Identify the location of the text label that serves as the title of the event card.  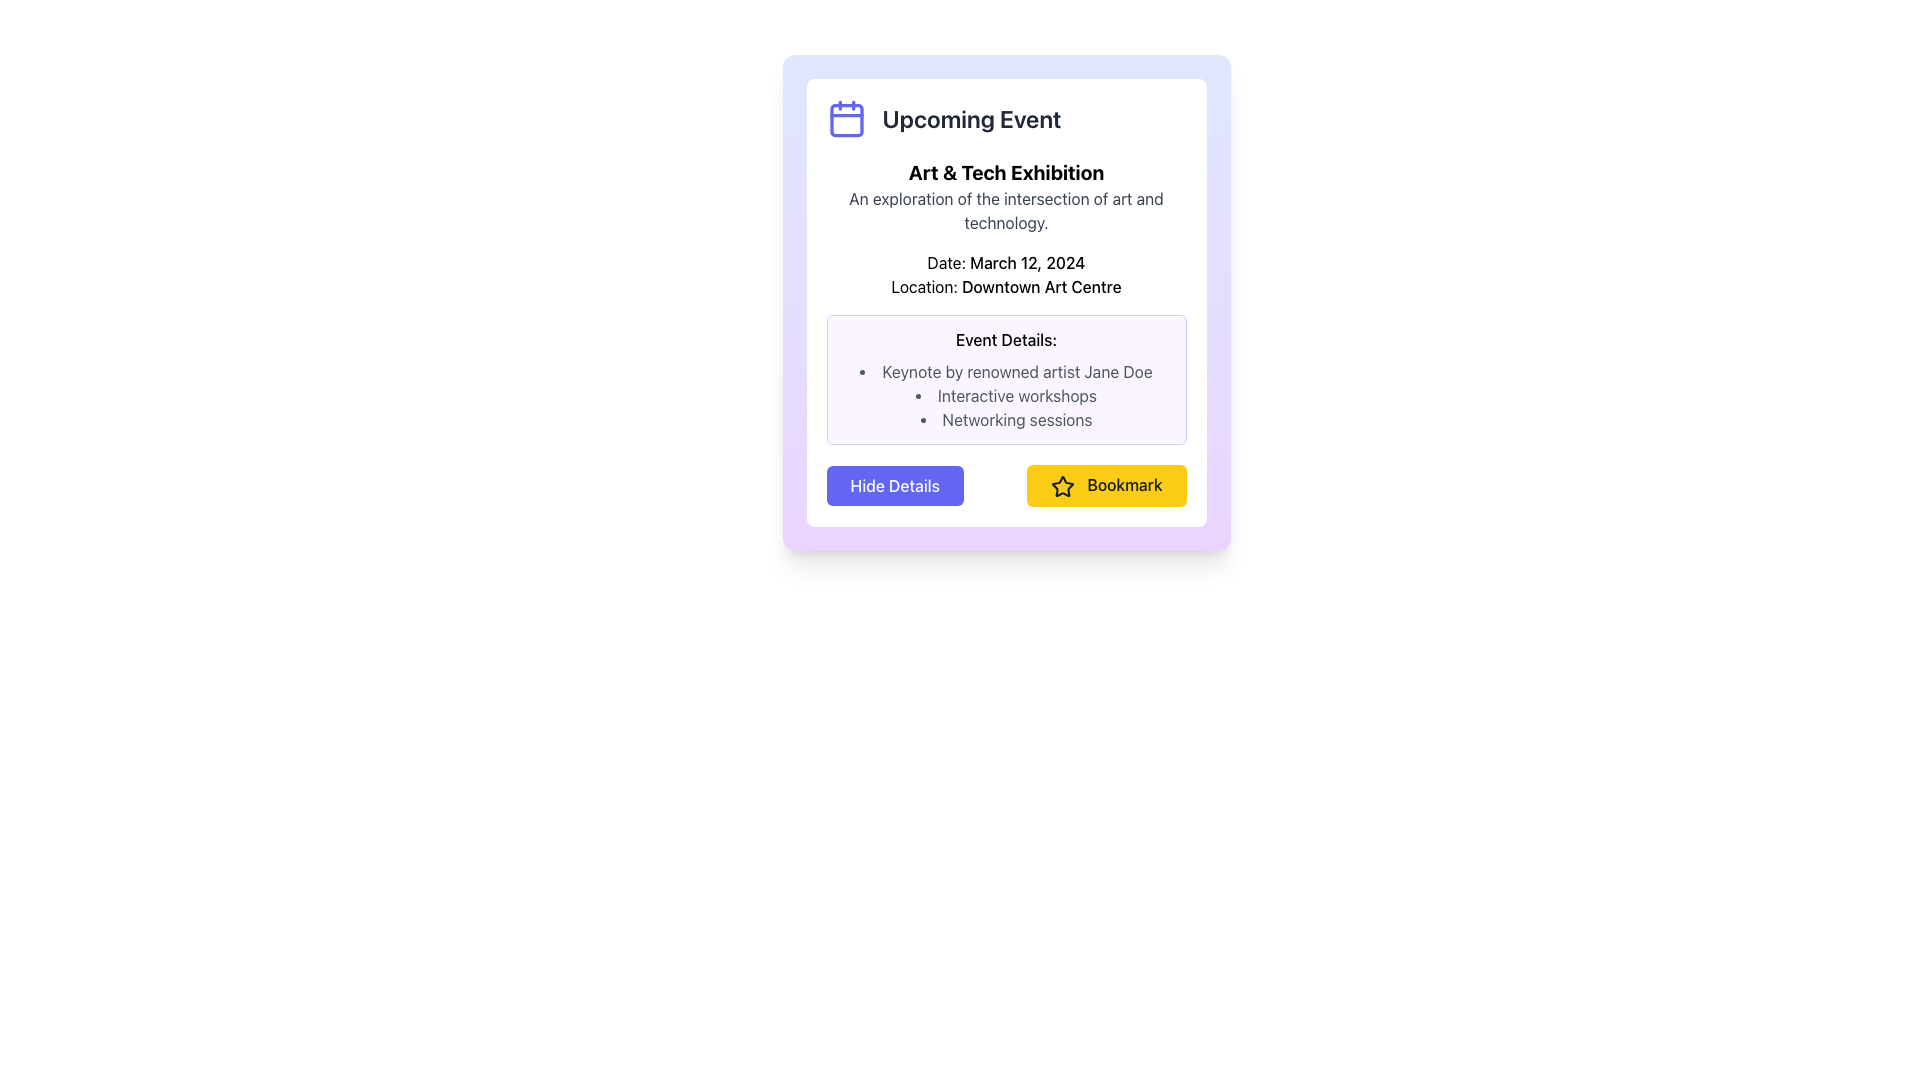
(1006, 172).